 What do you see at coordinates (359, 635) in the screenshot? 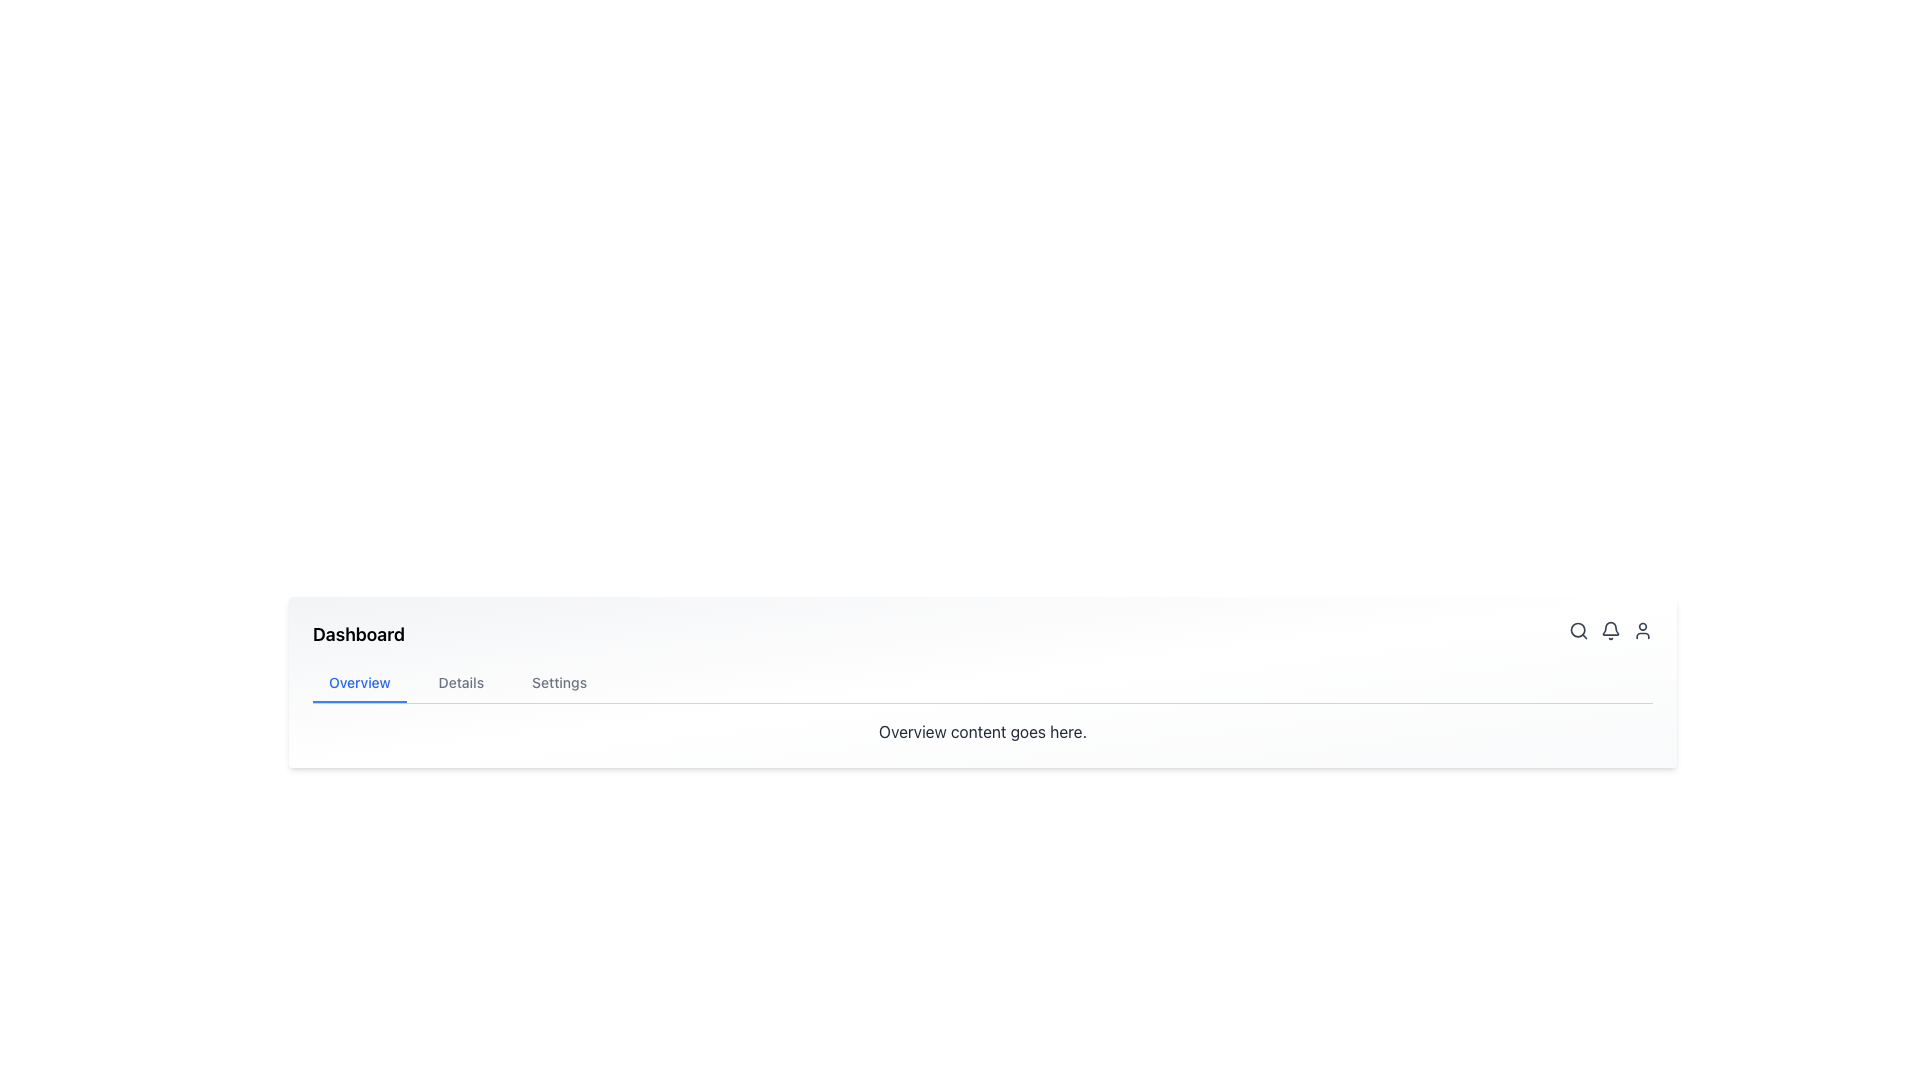
I see `the bold and prominent 'Dashboard' static text positioned on the left-hand side of the top bar` at bounding box center [359, 635].